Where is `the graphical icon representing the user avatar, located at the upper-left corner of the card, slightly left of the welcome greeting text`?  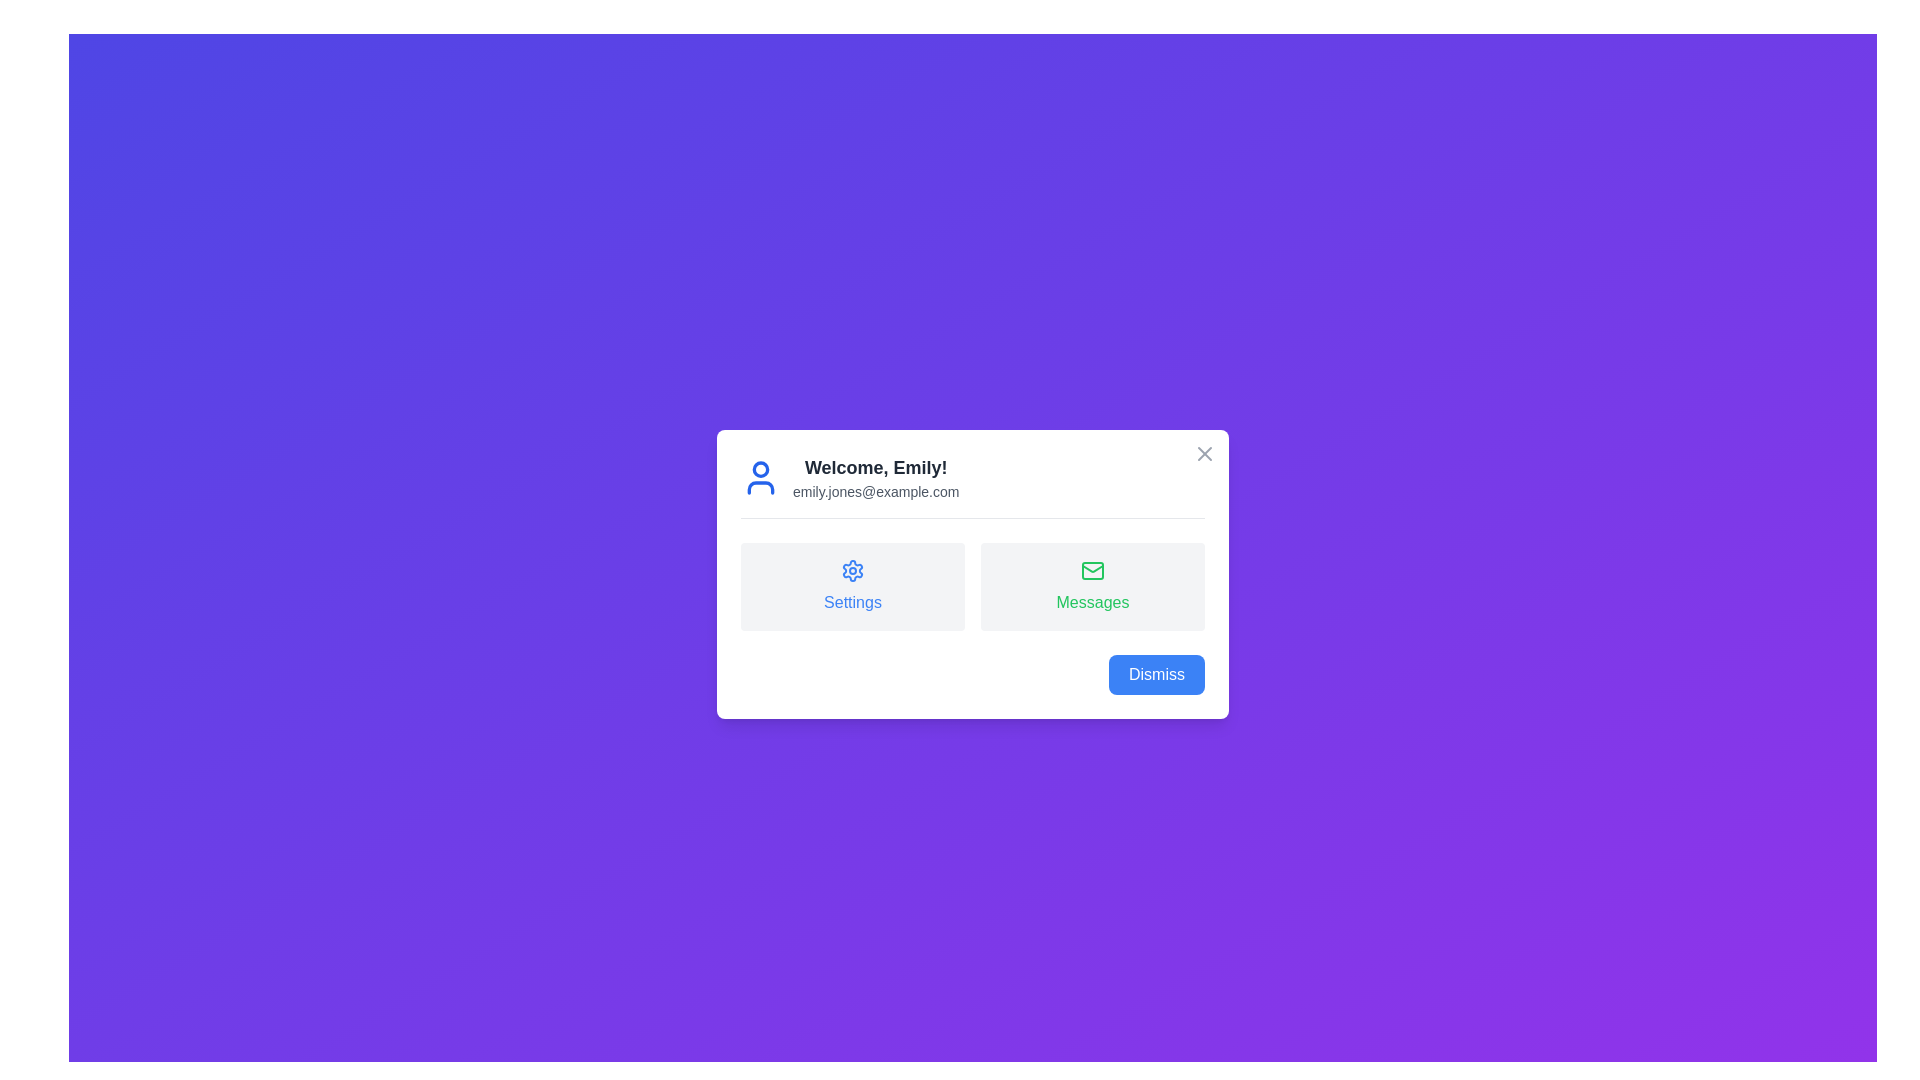
the graphical icon representing the user avatar, located at the upper-left corner of the card, slightly left of the welcome greeting text is located at coordinates (760, 469).